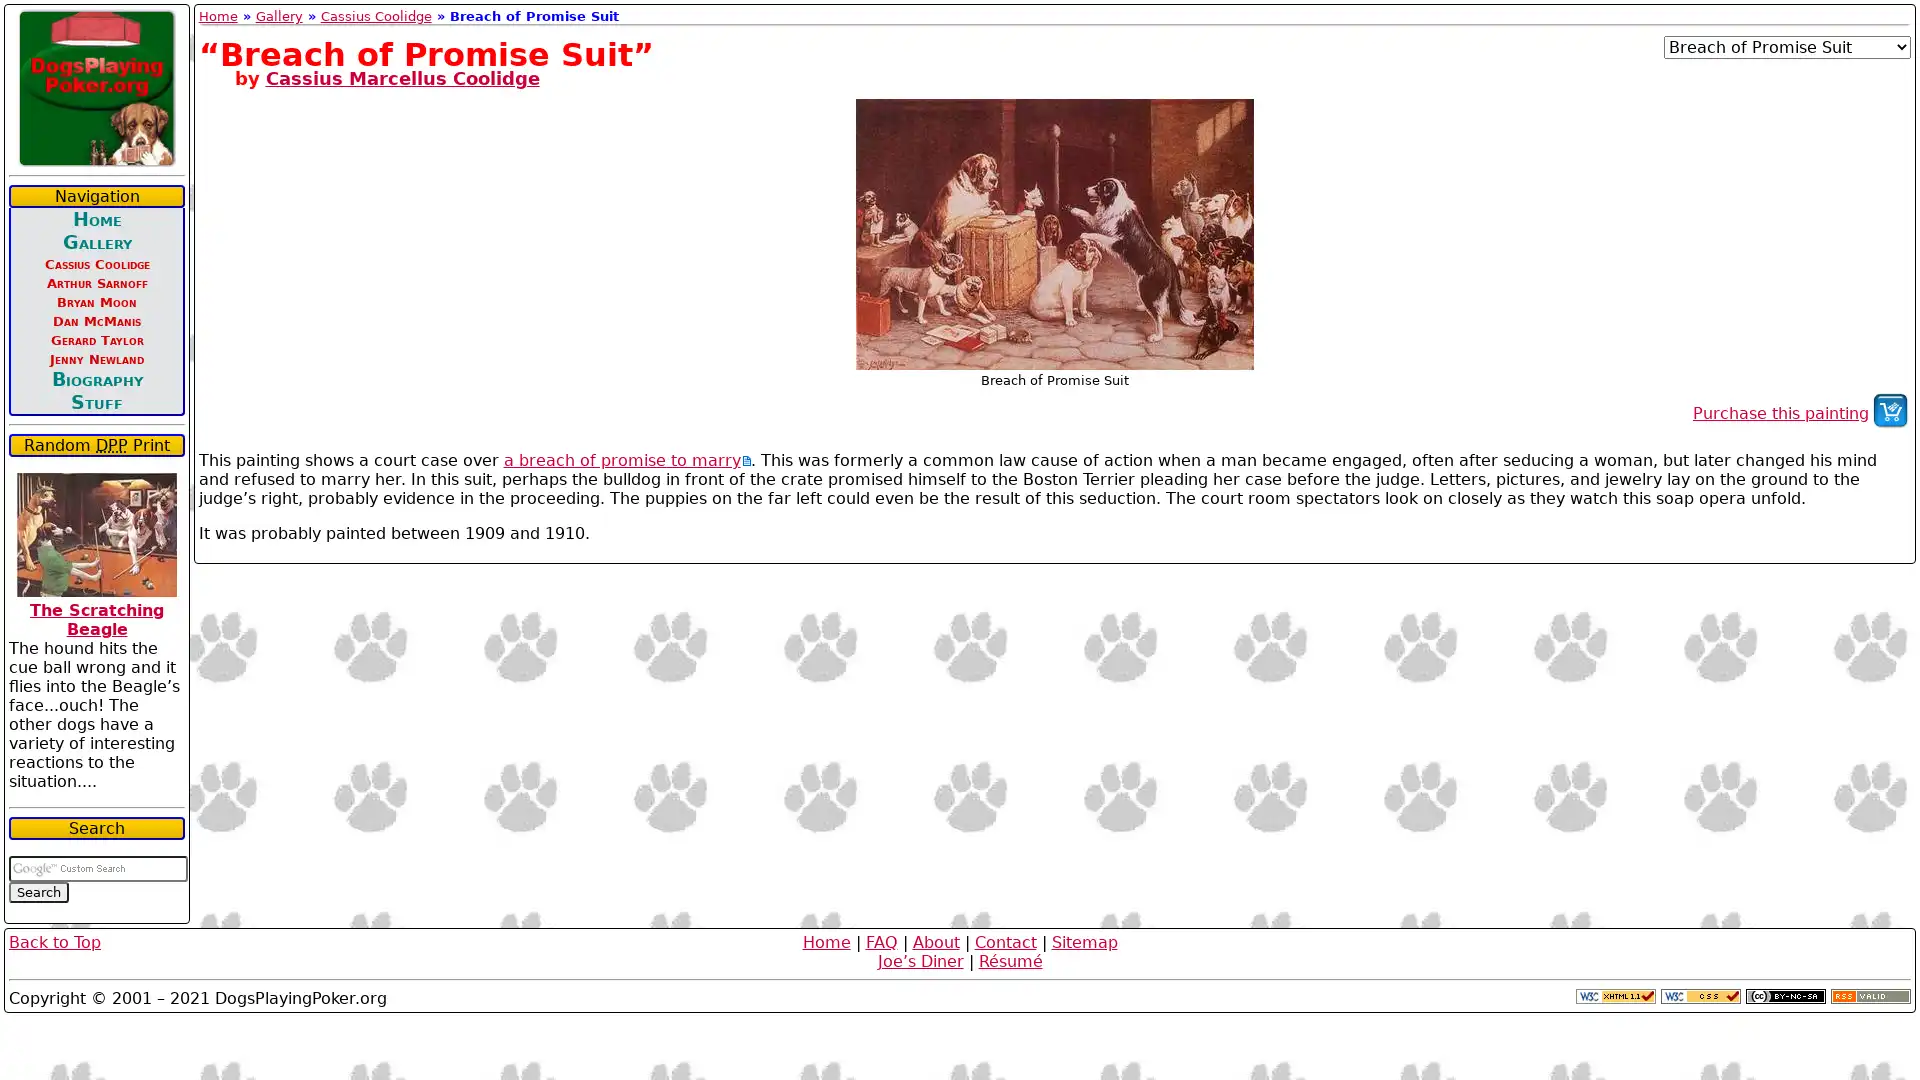 The image size is (1920, 1080). Describe the element at coordinates (38, 891) in the screenshot. I see `Search` at that location.